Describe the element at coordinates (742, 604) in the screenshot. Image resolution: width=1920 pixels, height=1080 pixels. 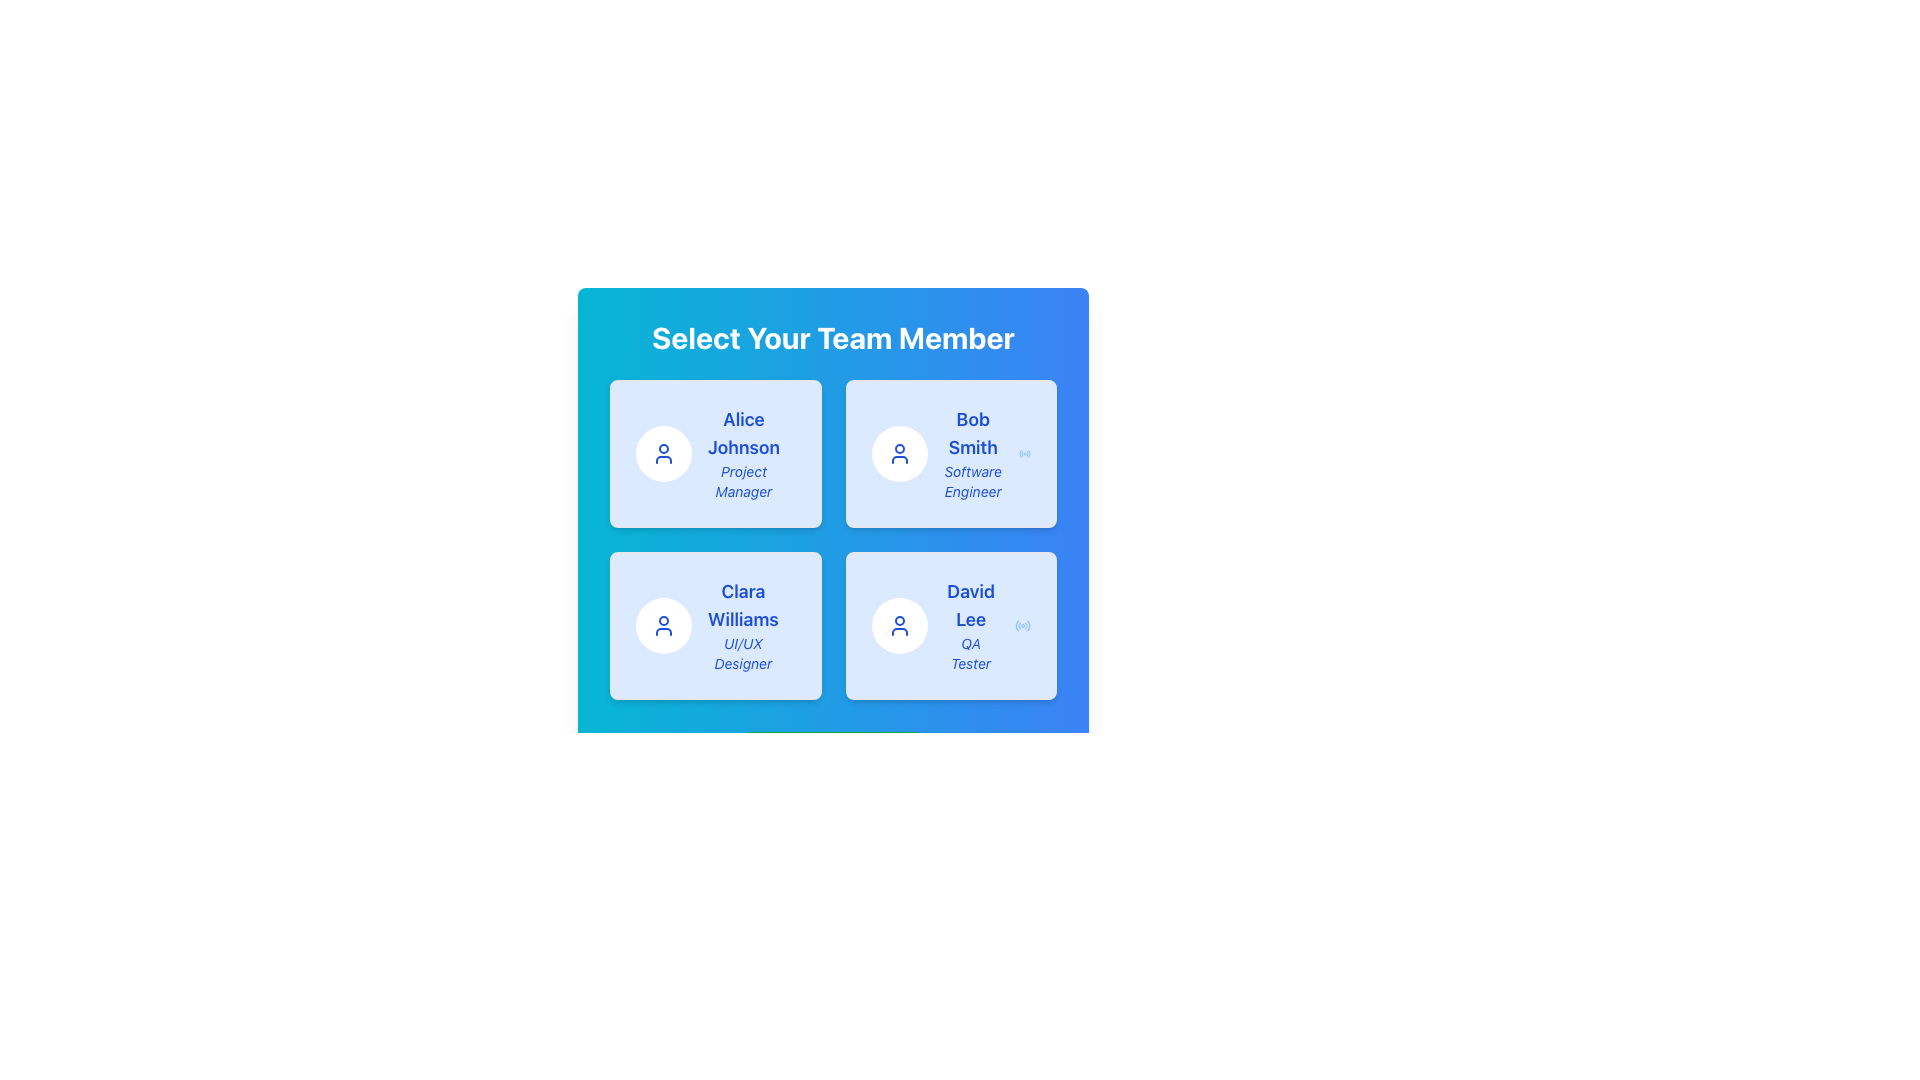
I see `the text label displaying the name 'Clara Williams' in the profile card located in the second column, second row of a four-card layout` at that location.